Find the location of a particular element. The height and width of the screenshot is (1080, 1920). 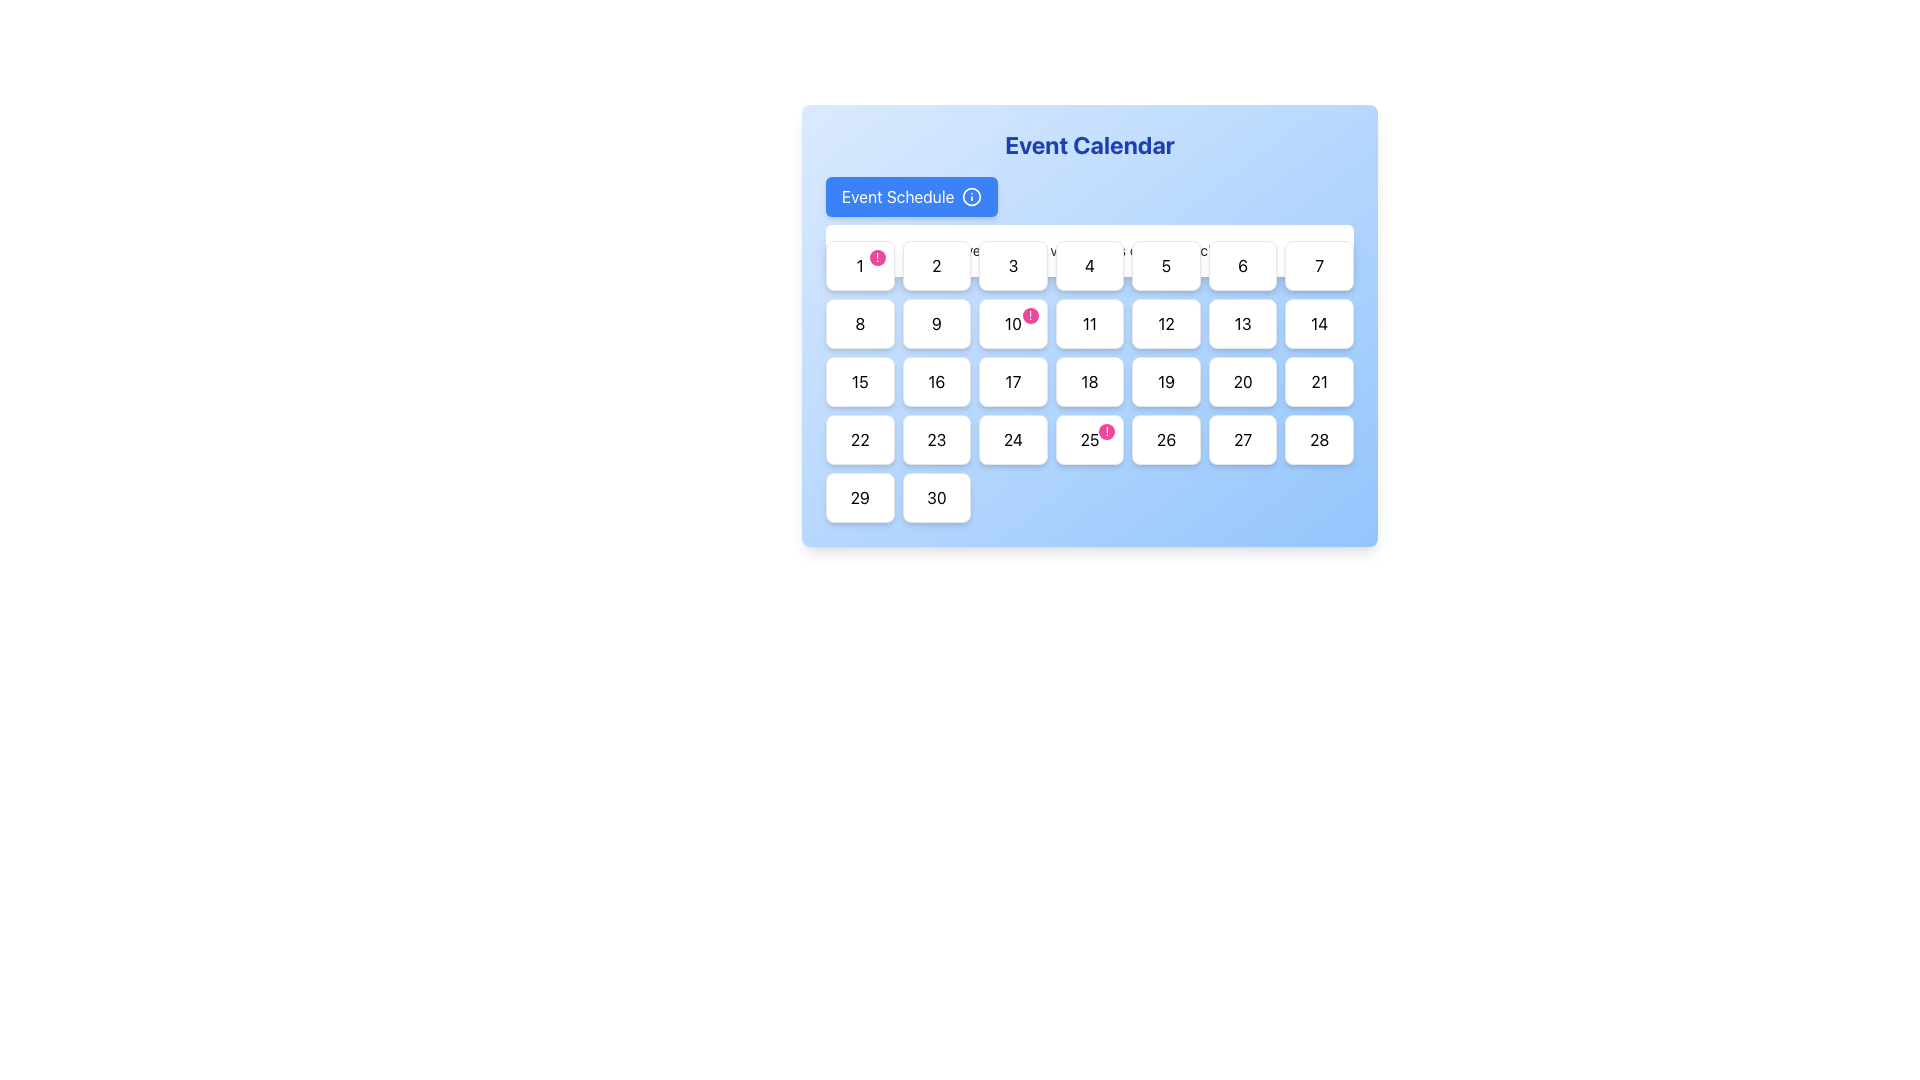

the circular information icon that is part of the SVG representation adjacent to the 'Event Schedule' button to observe the visual indication or tooltip is located at coordinates (972, 196).